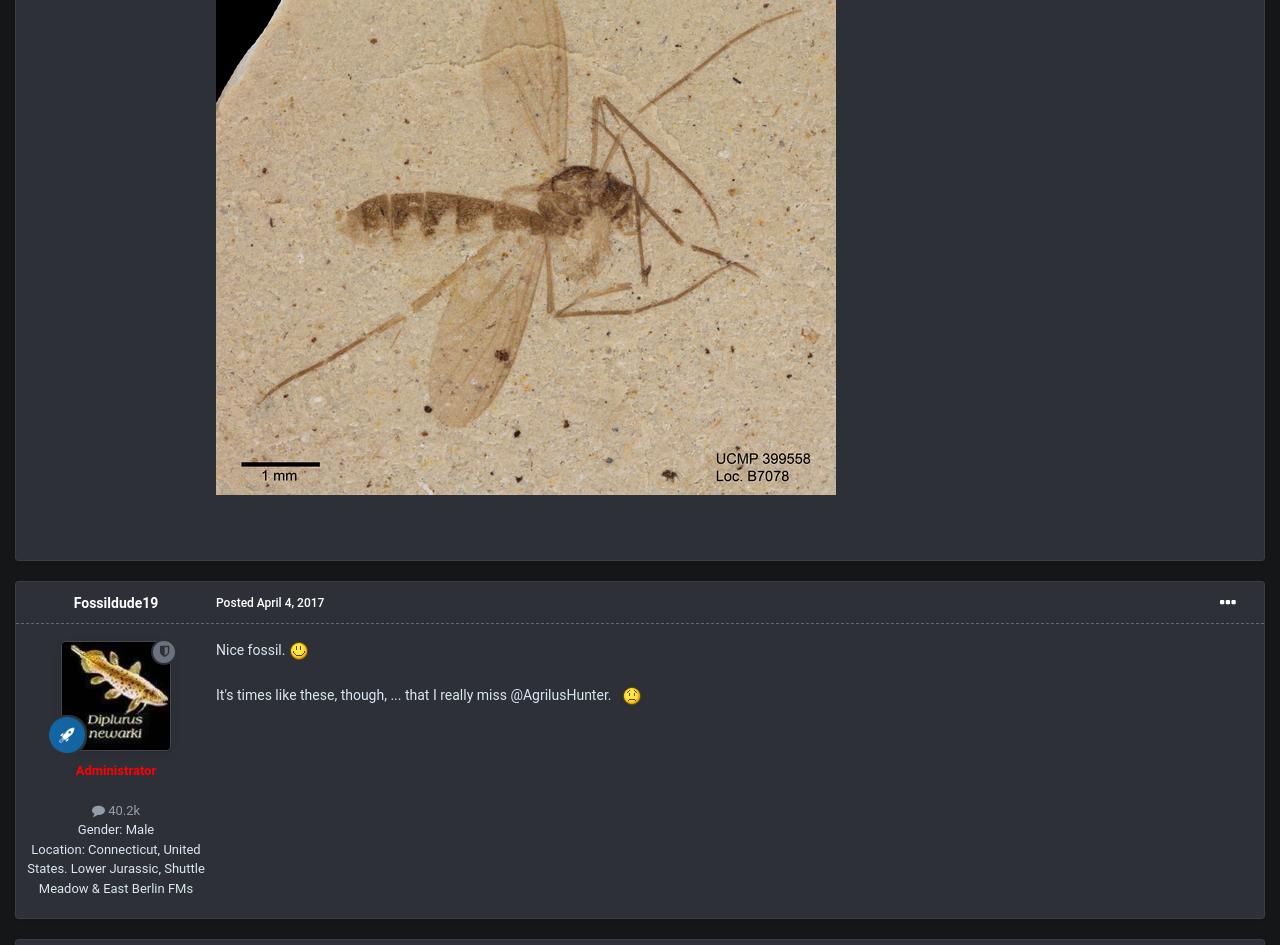 This screenshot has width=1280, height=945. I want to click on 'Nice fossil.', so click(251, 648).